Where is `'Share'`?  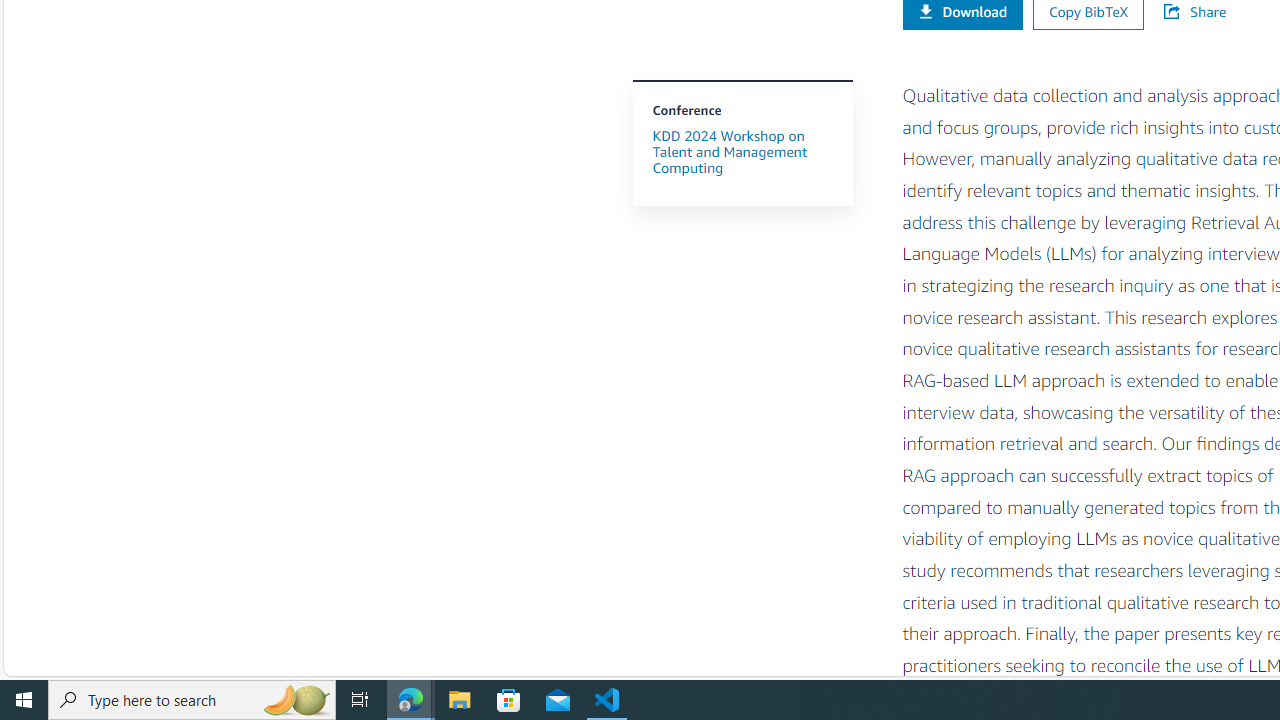 'Share' is located at coordinates (1203, 11).